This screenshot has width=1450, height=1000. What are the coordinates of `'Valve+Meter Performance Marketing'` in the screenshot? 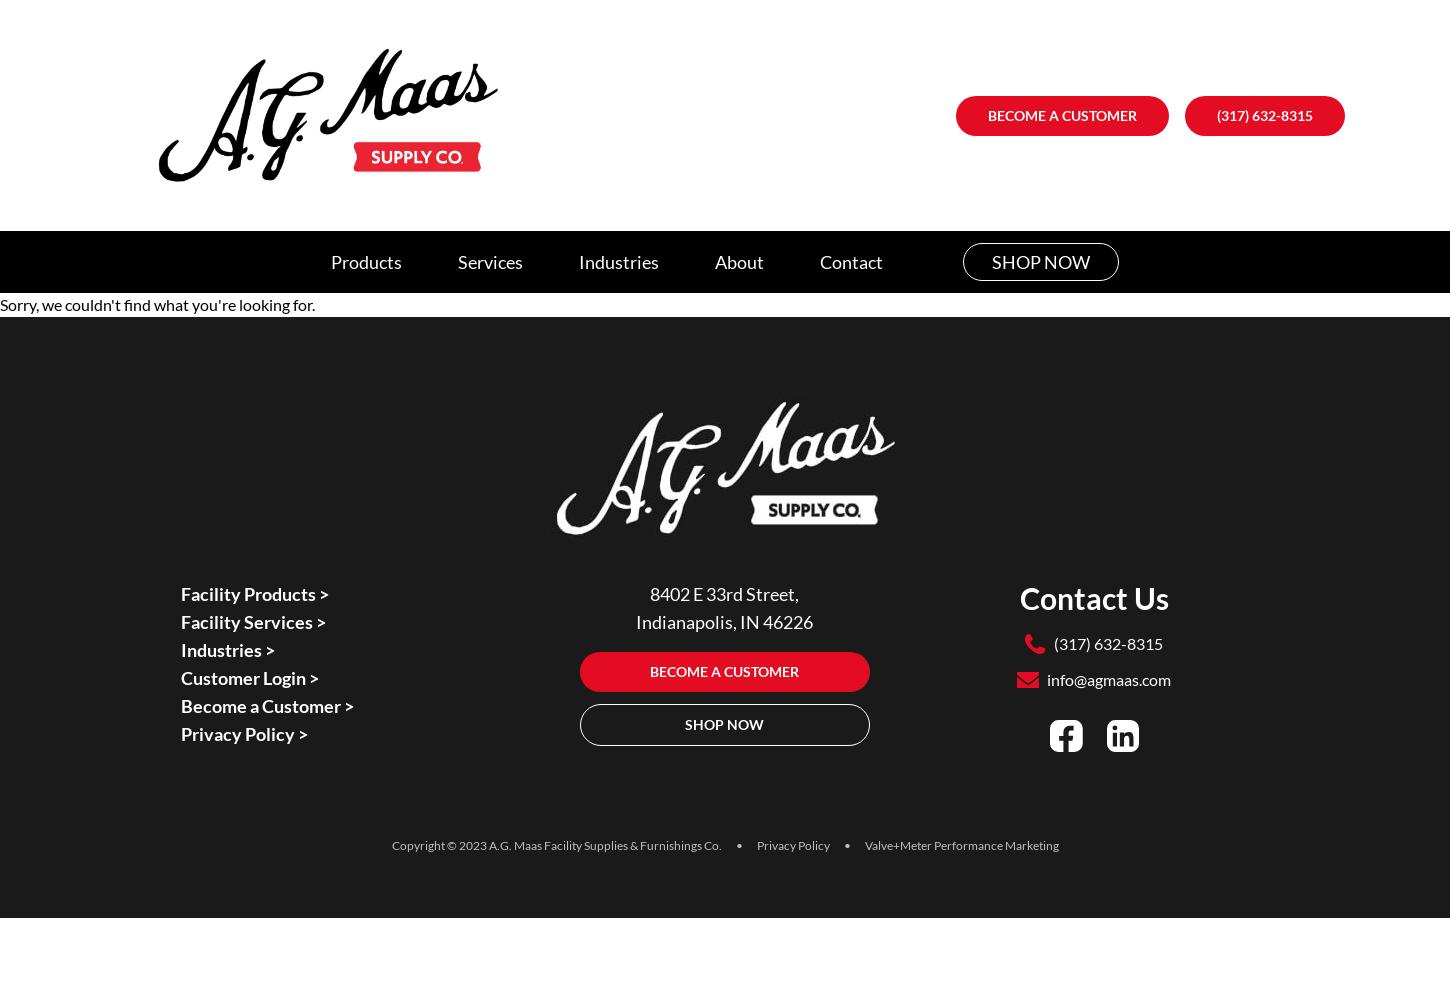 It's located at (960, 844).